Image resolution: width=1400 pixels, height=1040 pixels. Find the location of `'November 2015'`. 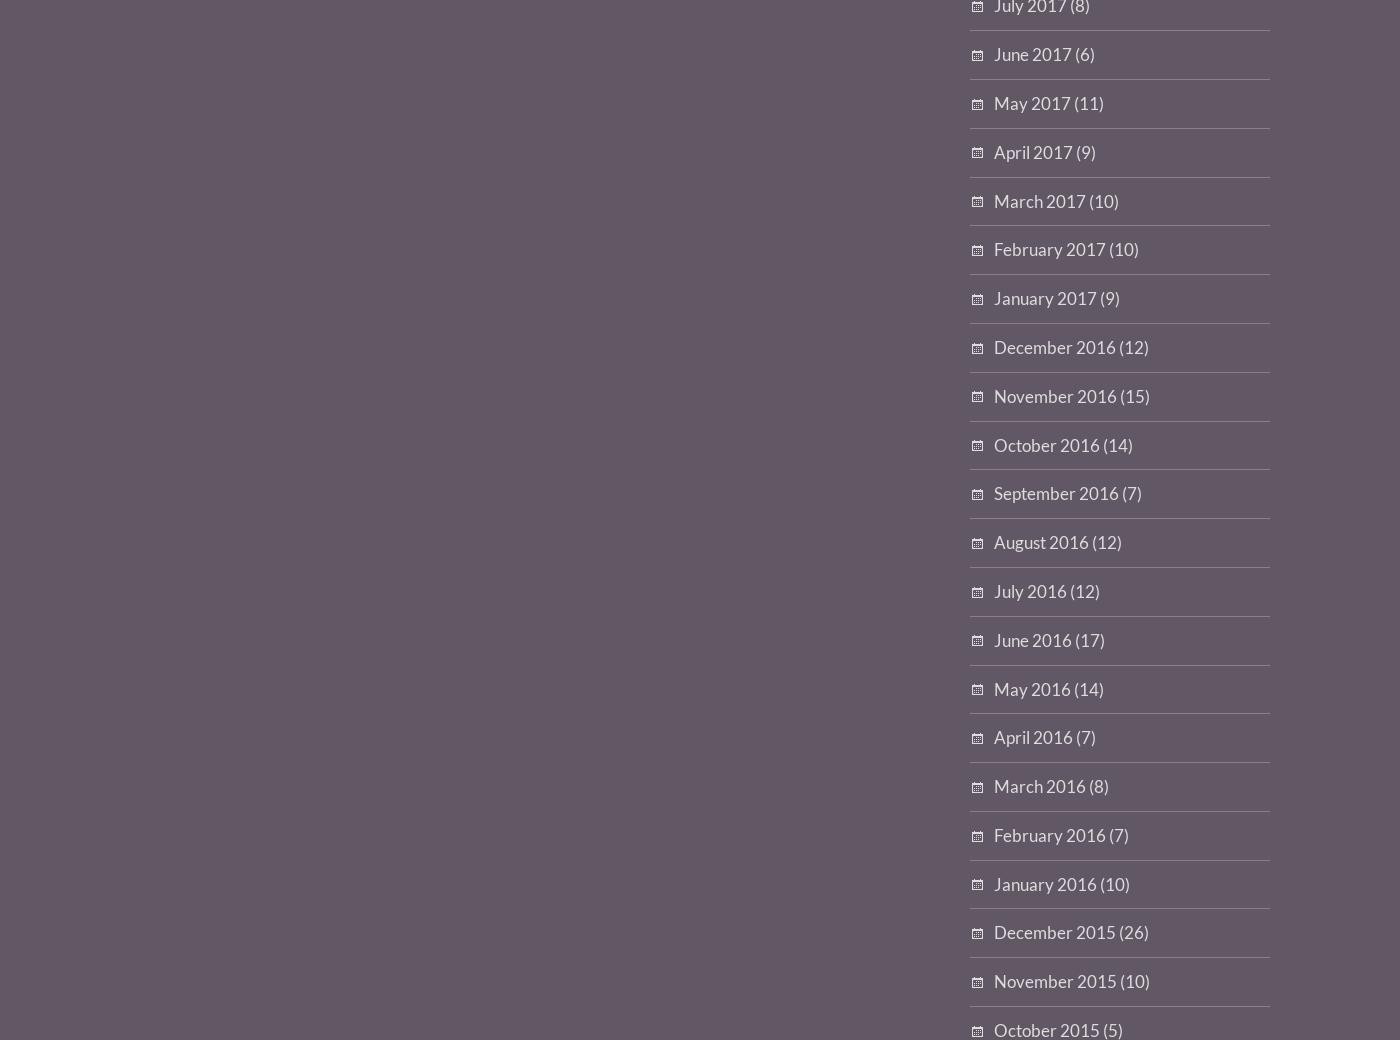

'November 2015' is located at coordinates (1055, 981).